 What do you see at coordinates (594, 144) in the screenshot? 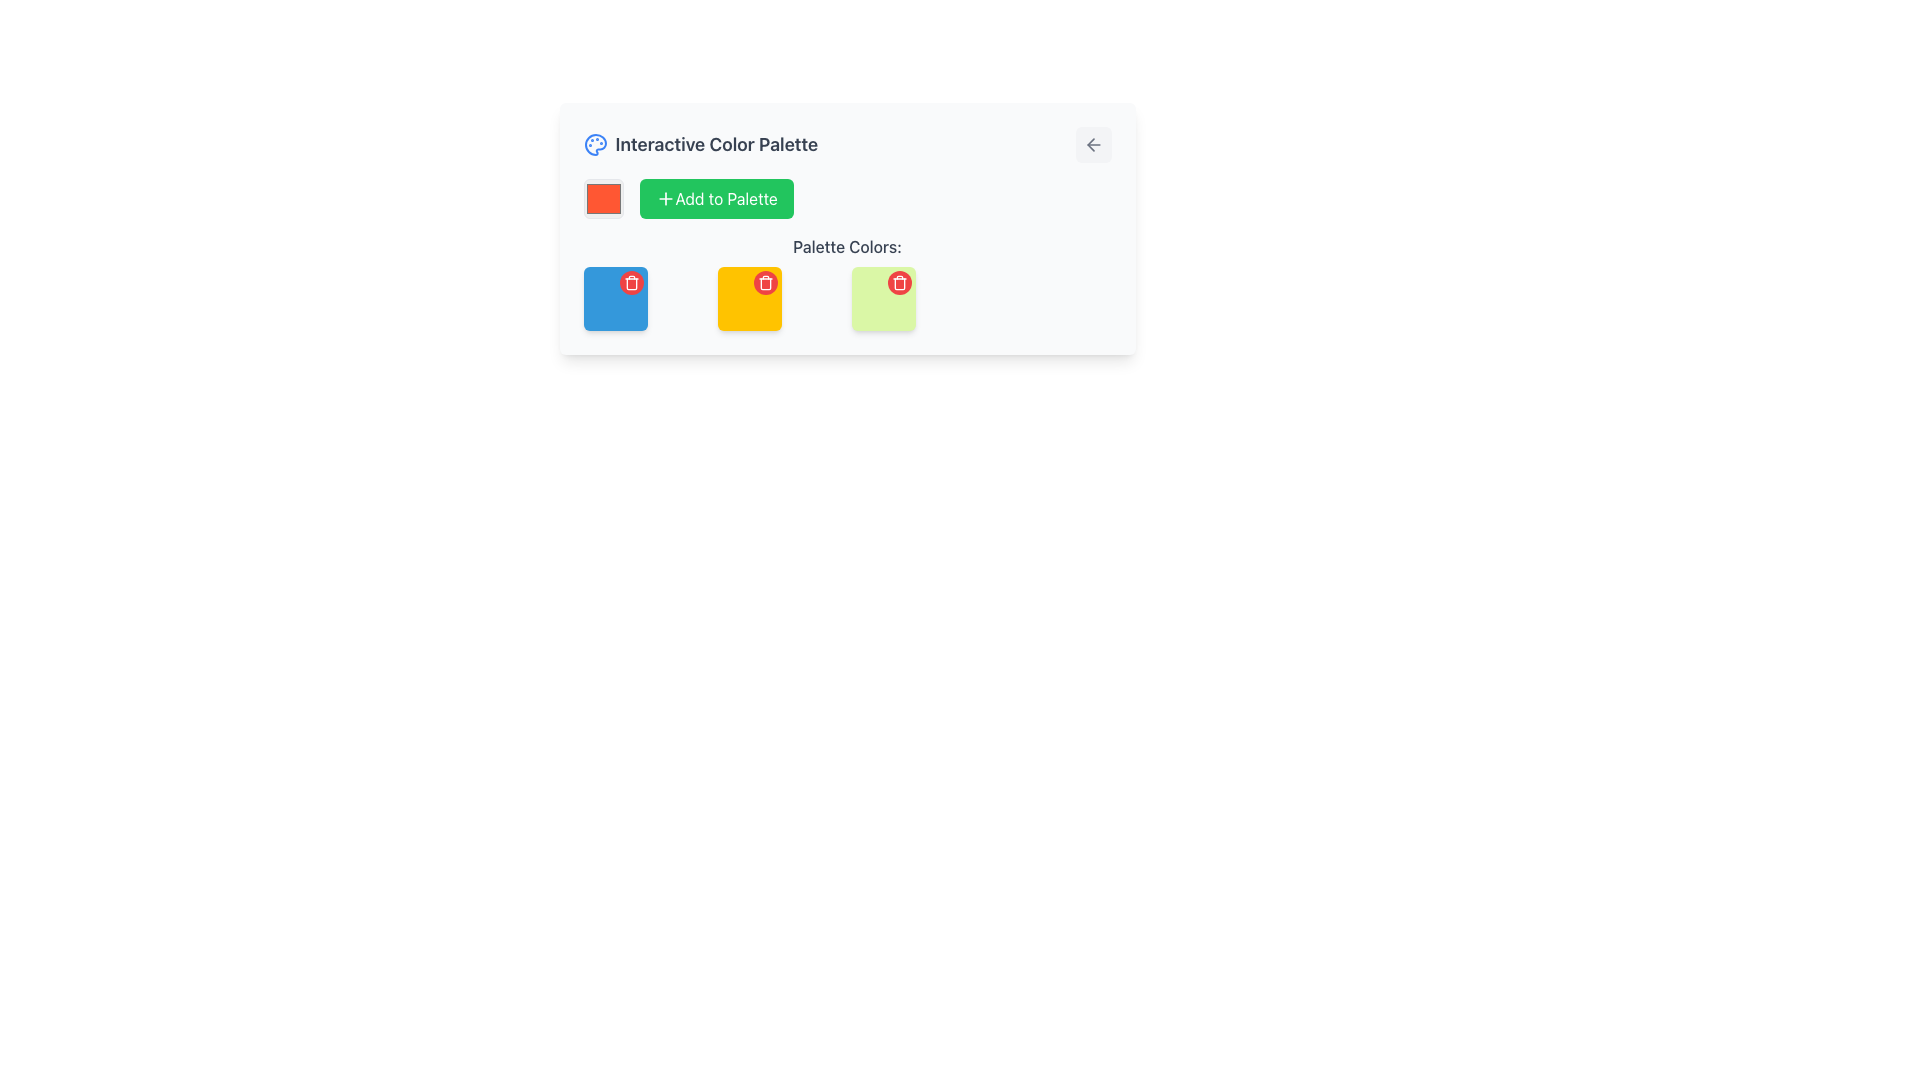
I see `the painter's palette decorative icon located in the top left section of the interface, near the header 'Interactive Color Palette.'` at bounding box center [594, 144].